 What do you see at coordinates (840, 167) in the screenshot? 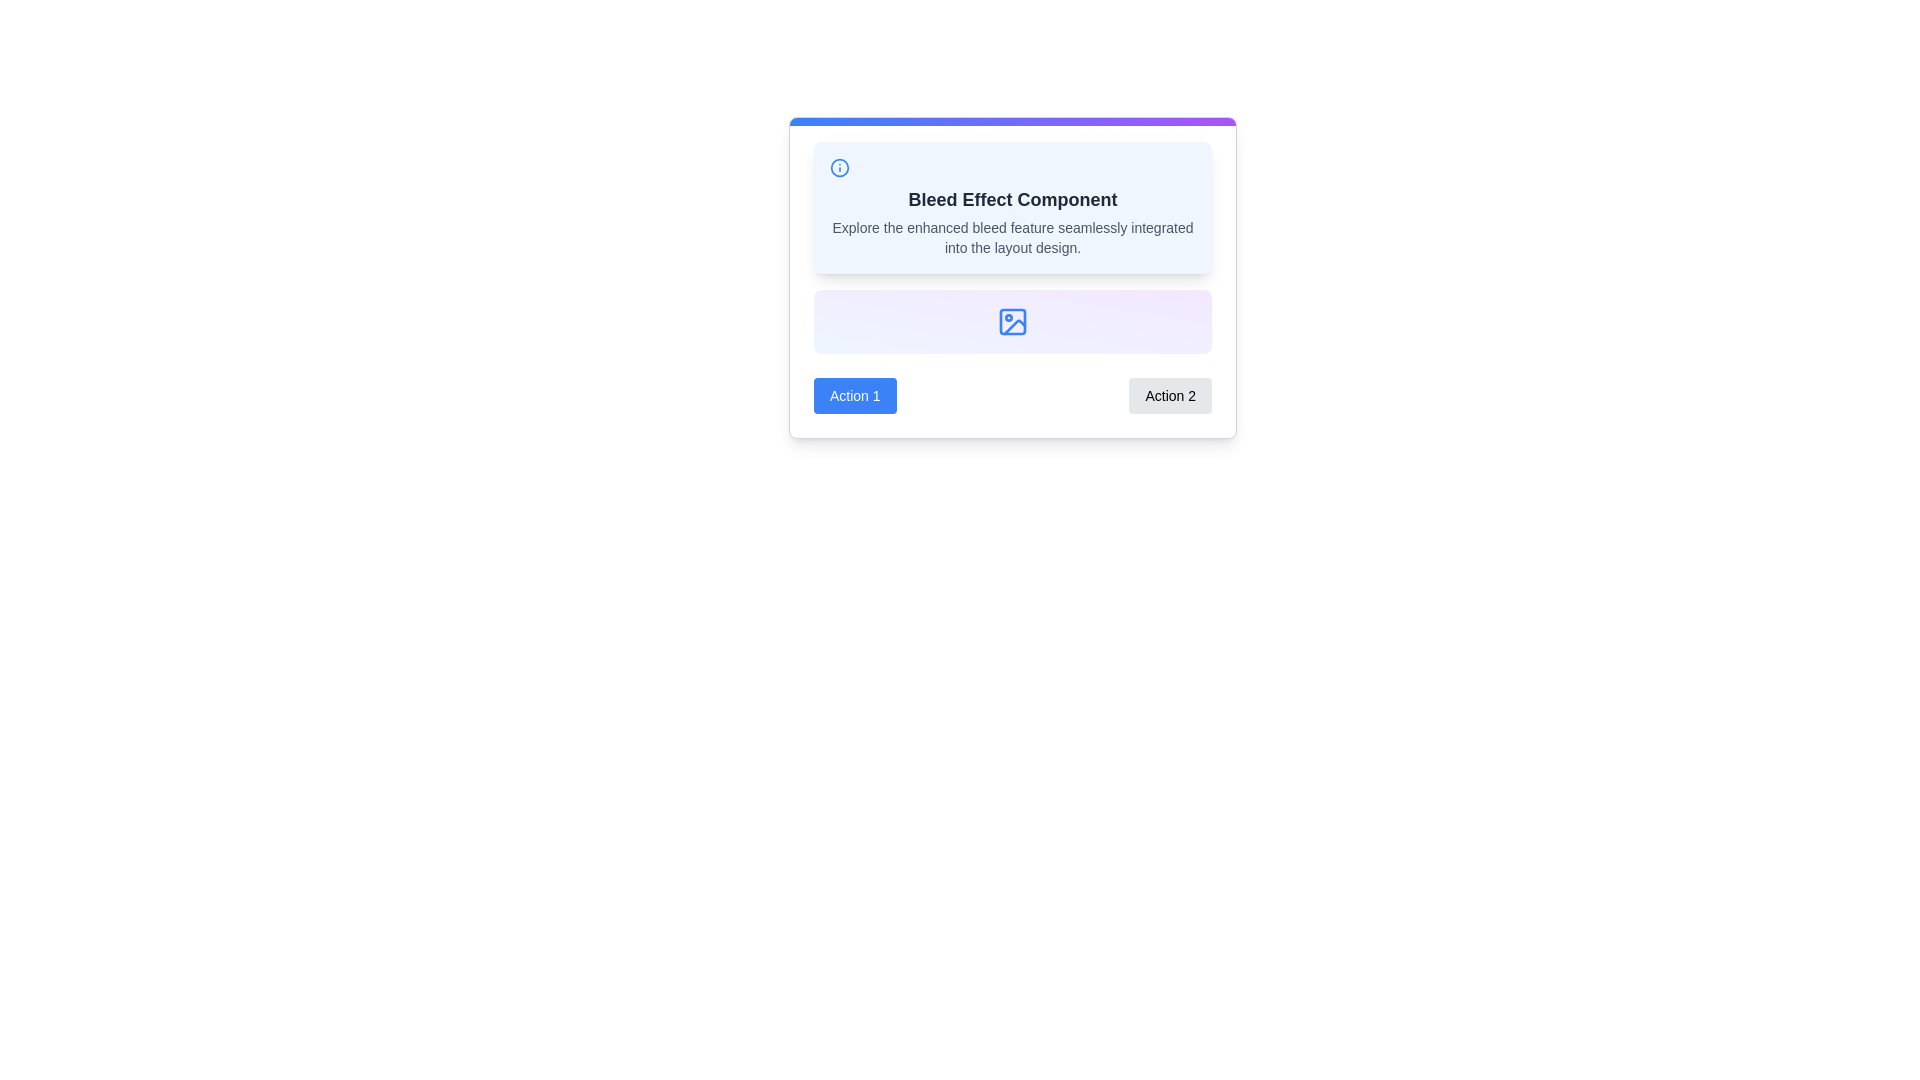
I see `the informational indicator icon located at the top-left corner of the card component, which is above the title 'Bleed Effect Component'` at bounding box center [840, 167].